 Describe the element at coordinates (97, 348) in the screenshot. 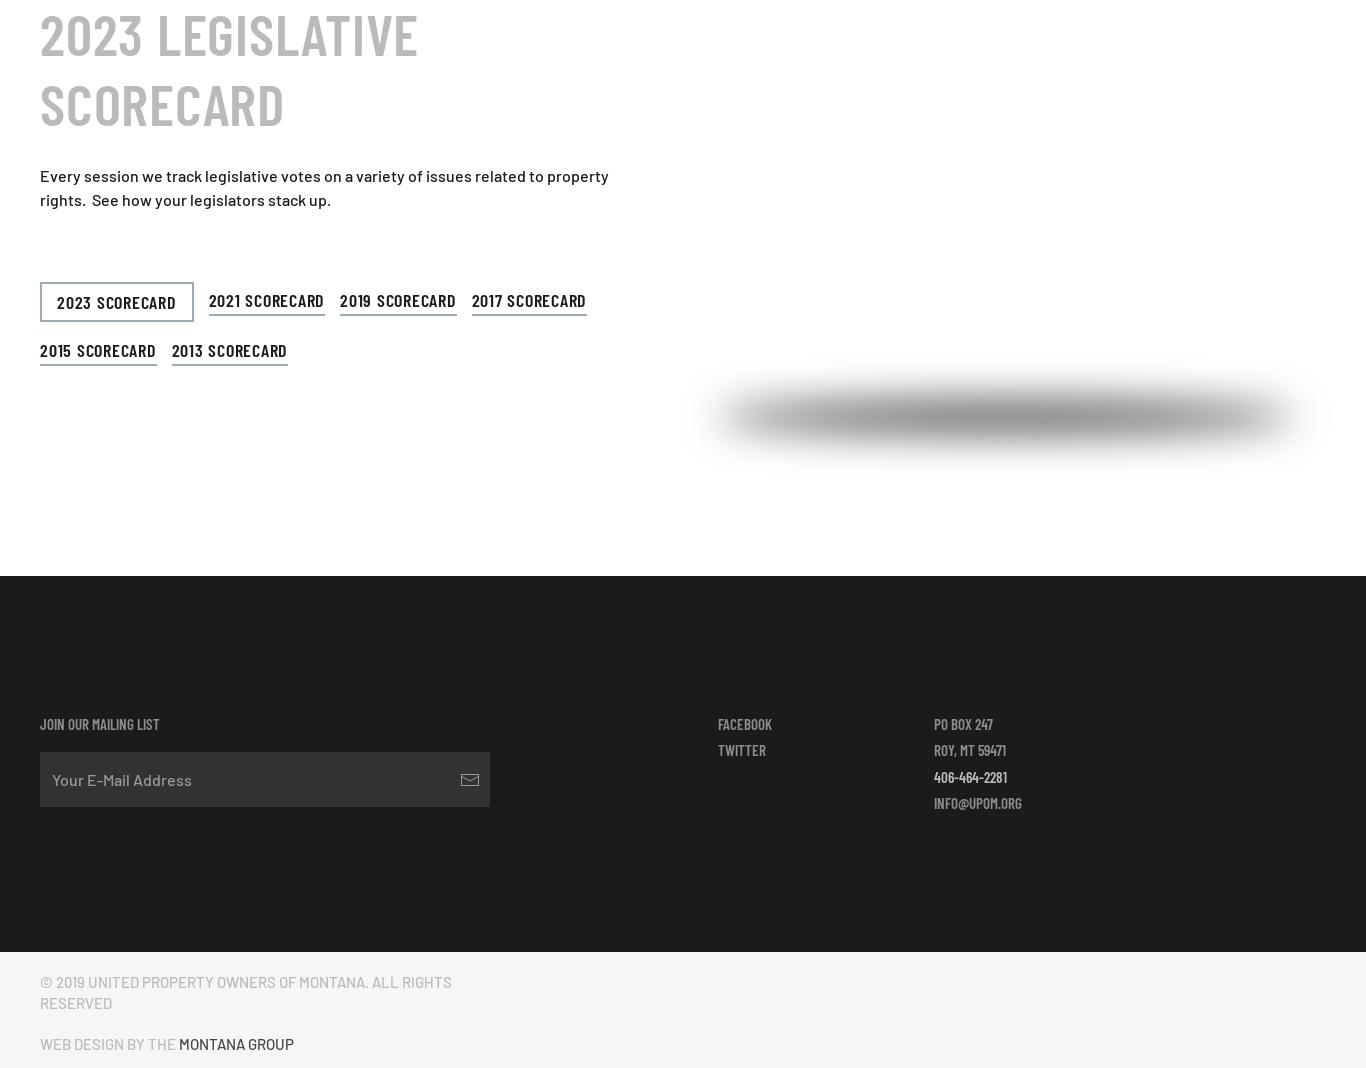

I see `'2015 Scorecard'` at that location.